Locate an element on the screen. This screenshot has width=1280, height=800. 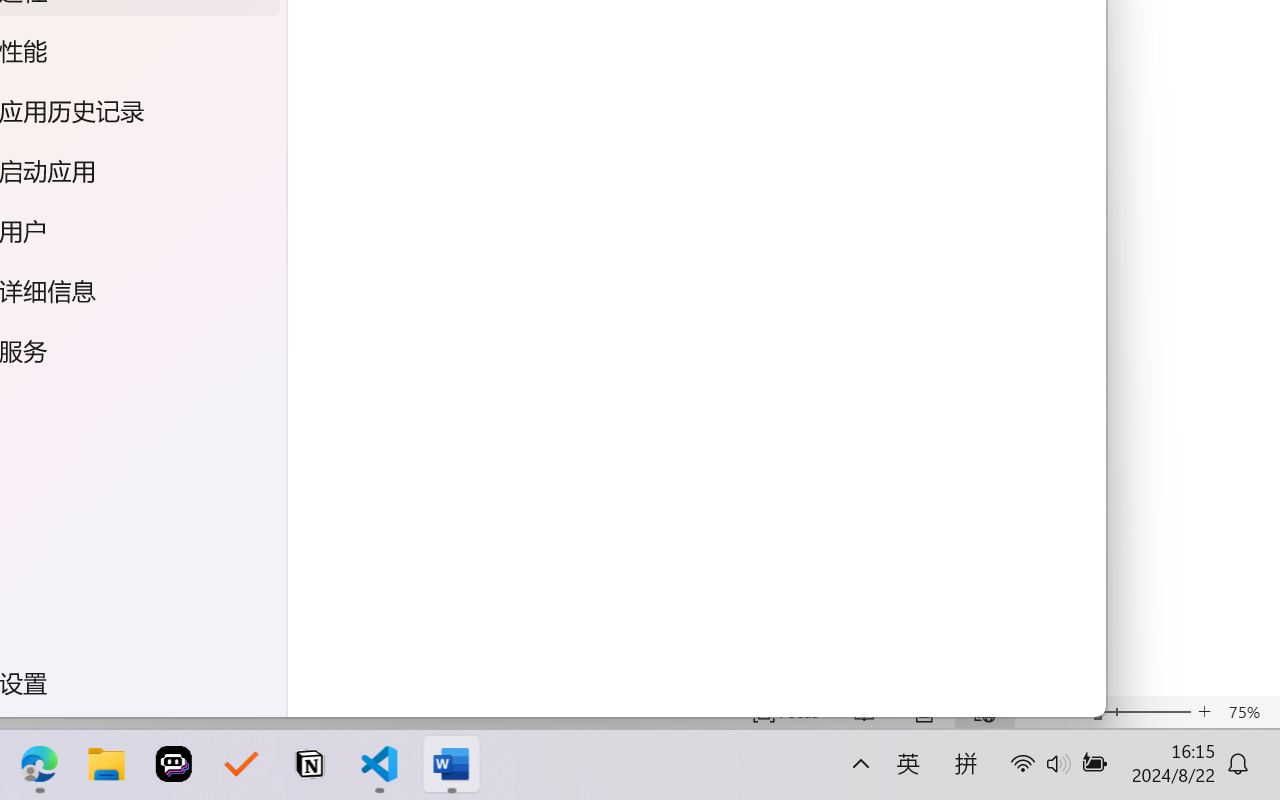
'Poe' is located at coordinates (168, 764).